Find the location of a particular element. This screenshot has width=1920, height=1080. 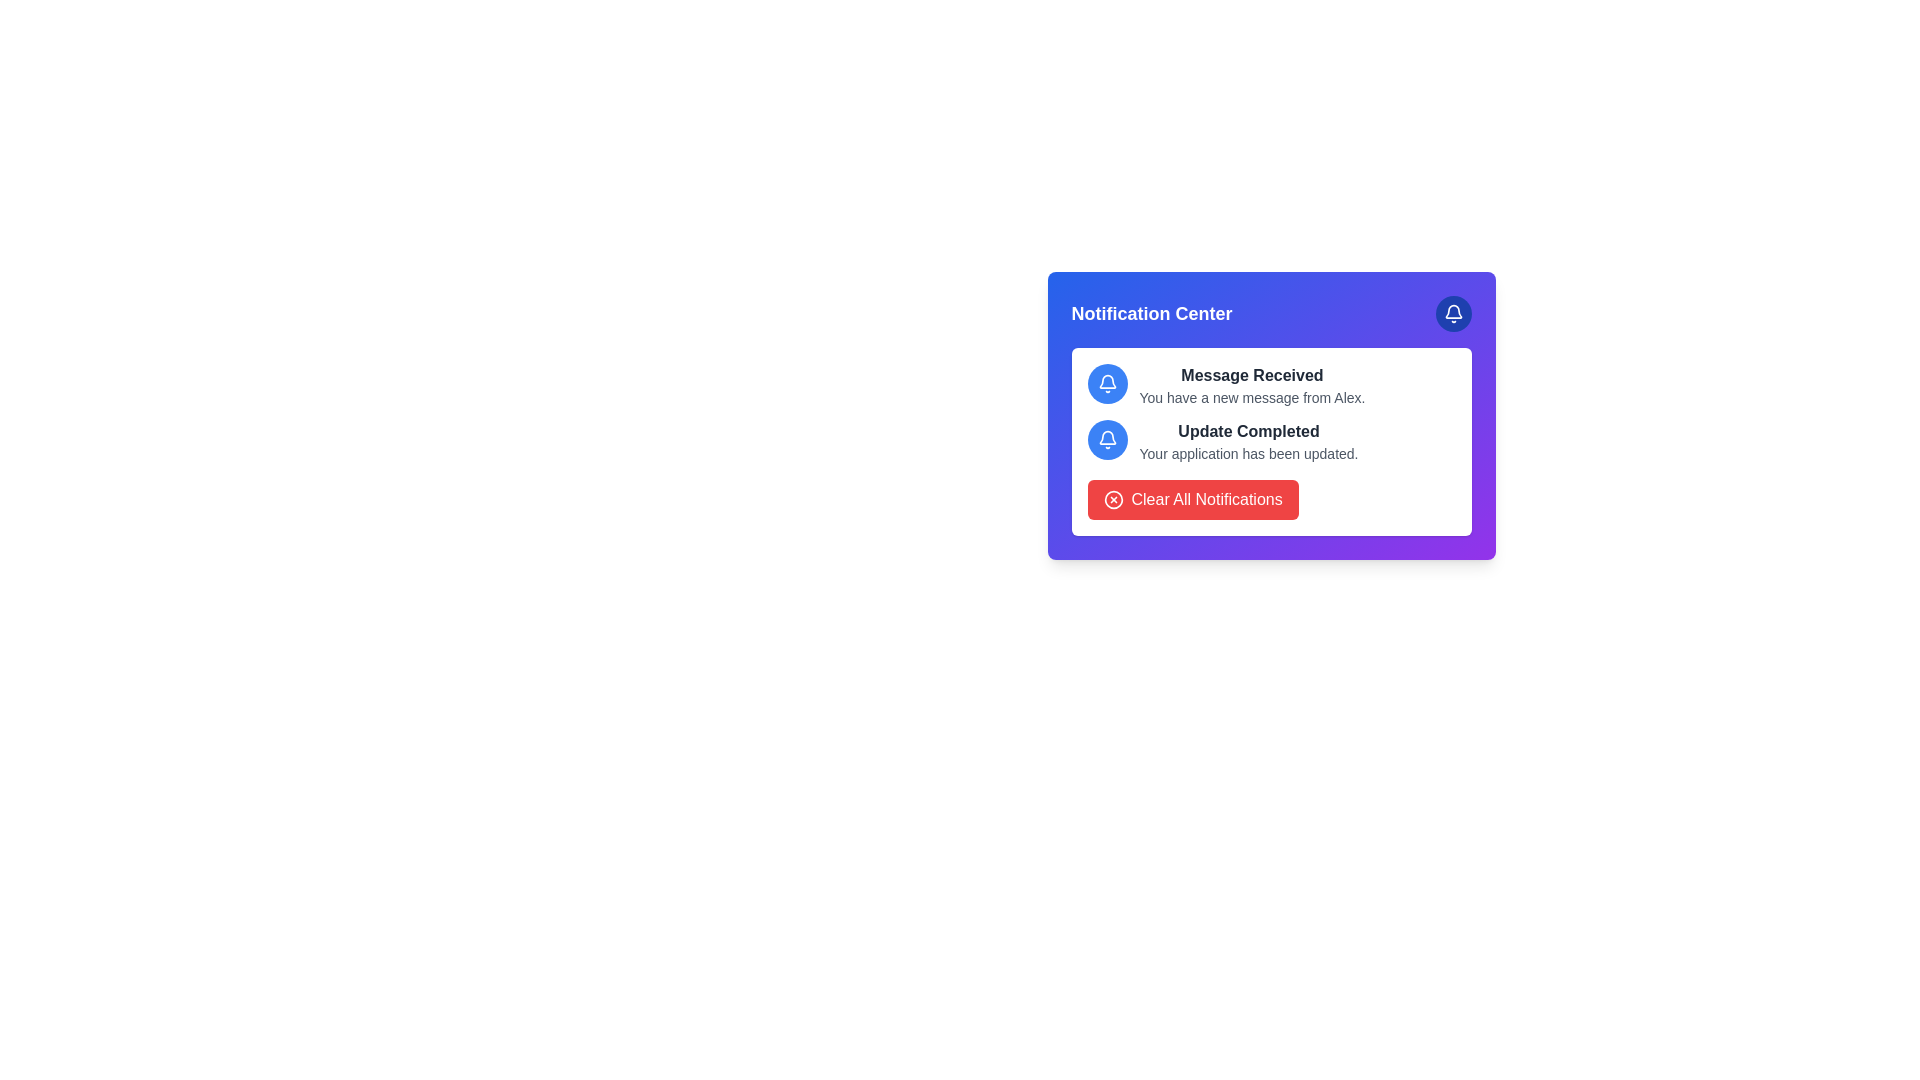

the bell-shaped icon button, which has a white outline on a blue circular background, located at the top-right of the notification card to trigger a tooltip is located at coordinates (1453, 313).